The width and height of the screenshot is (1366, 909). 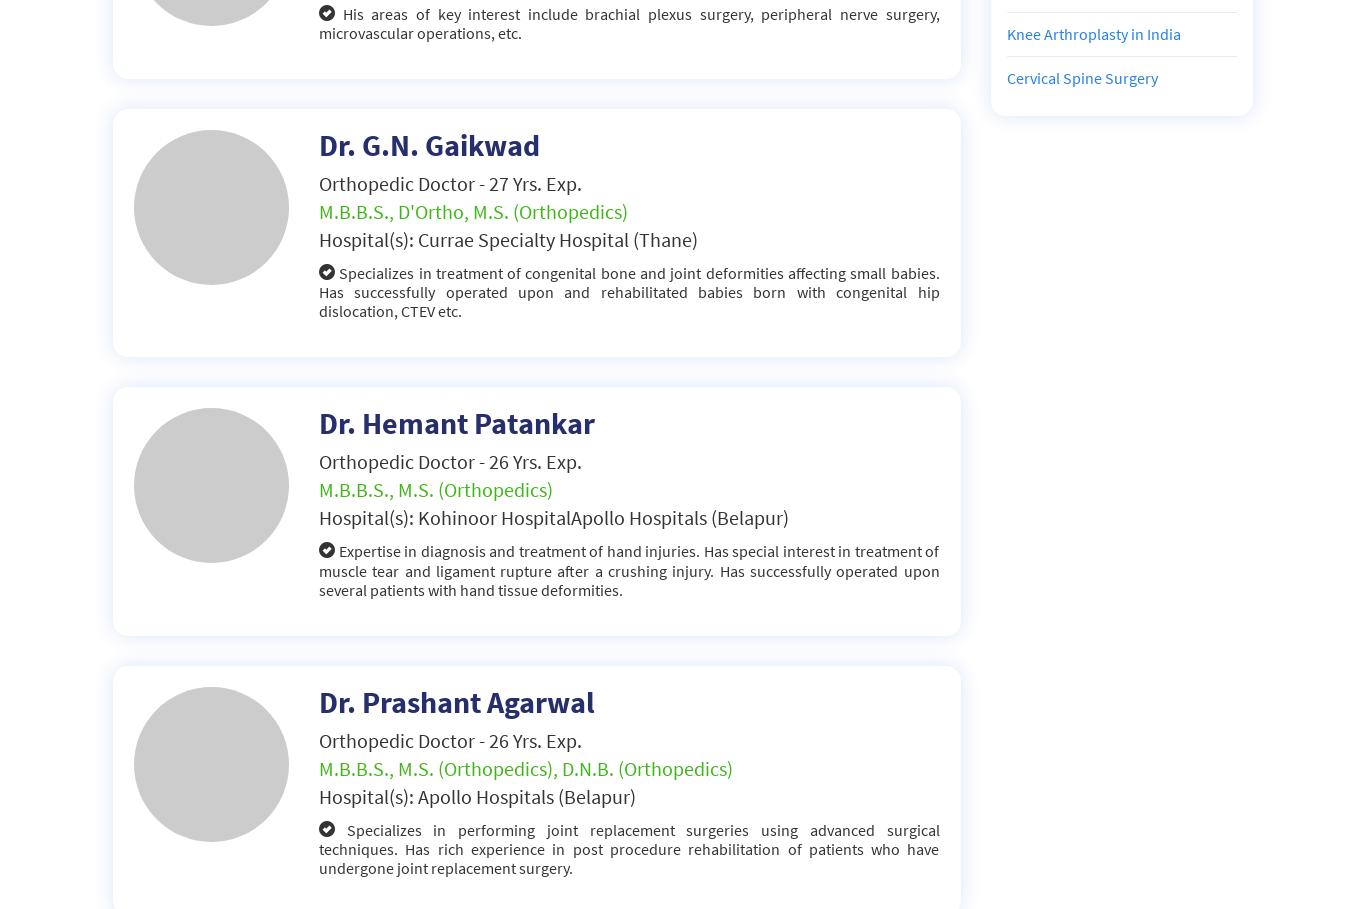 I want to click on 'Specializes in treatment of congenital bone and joint deformities affecting small babies. Has successfully operated upon and rehabilitated babies born with congenital hip dislocation, CTEV etc.', so click(x=628, y=290).